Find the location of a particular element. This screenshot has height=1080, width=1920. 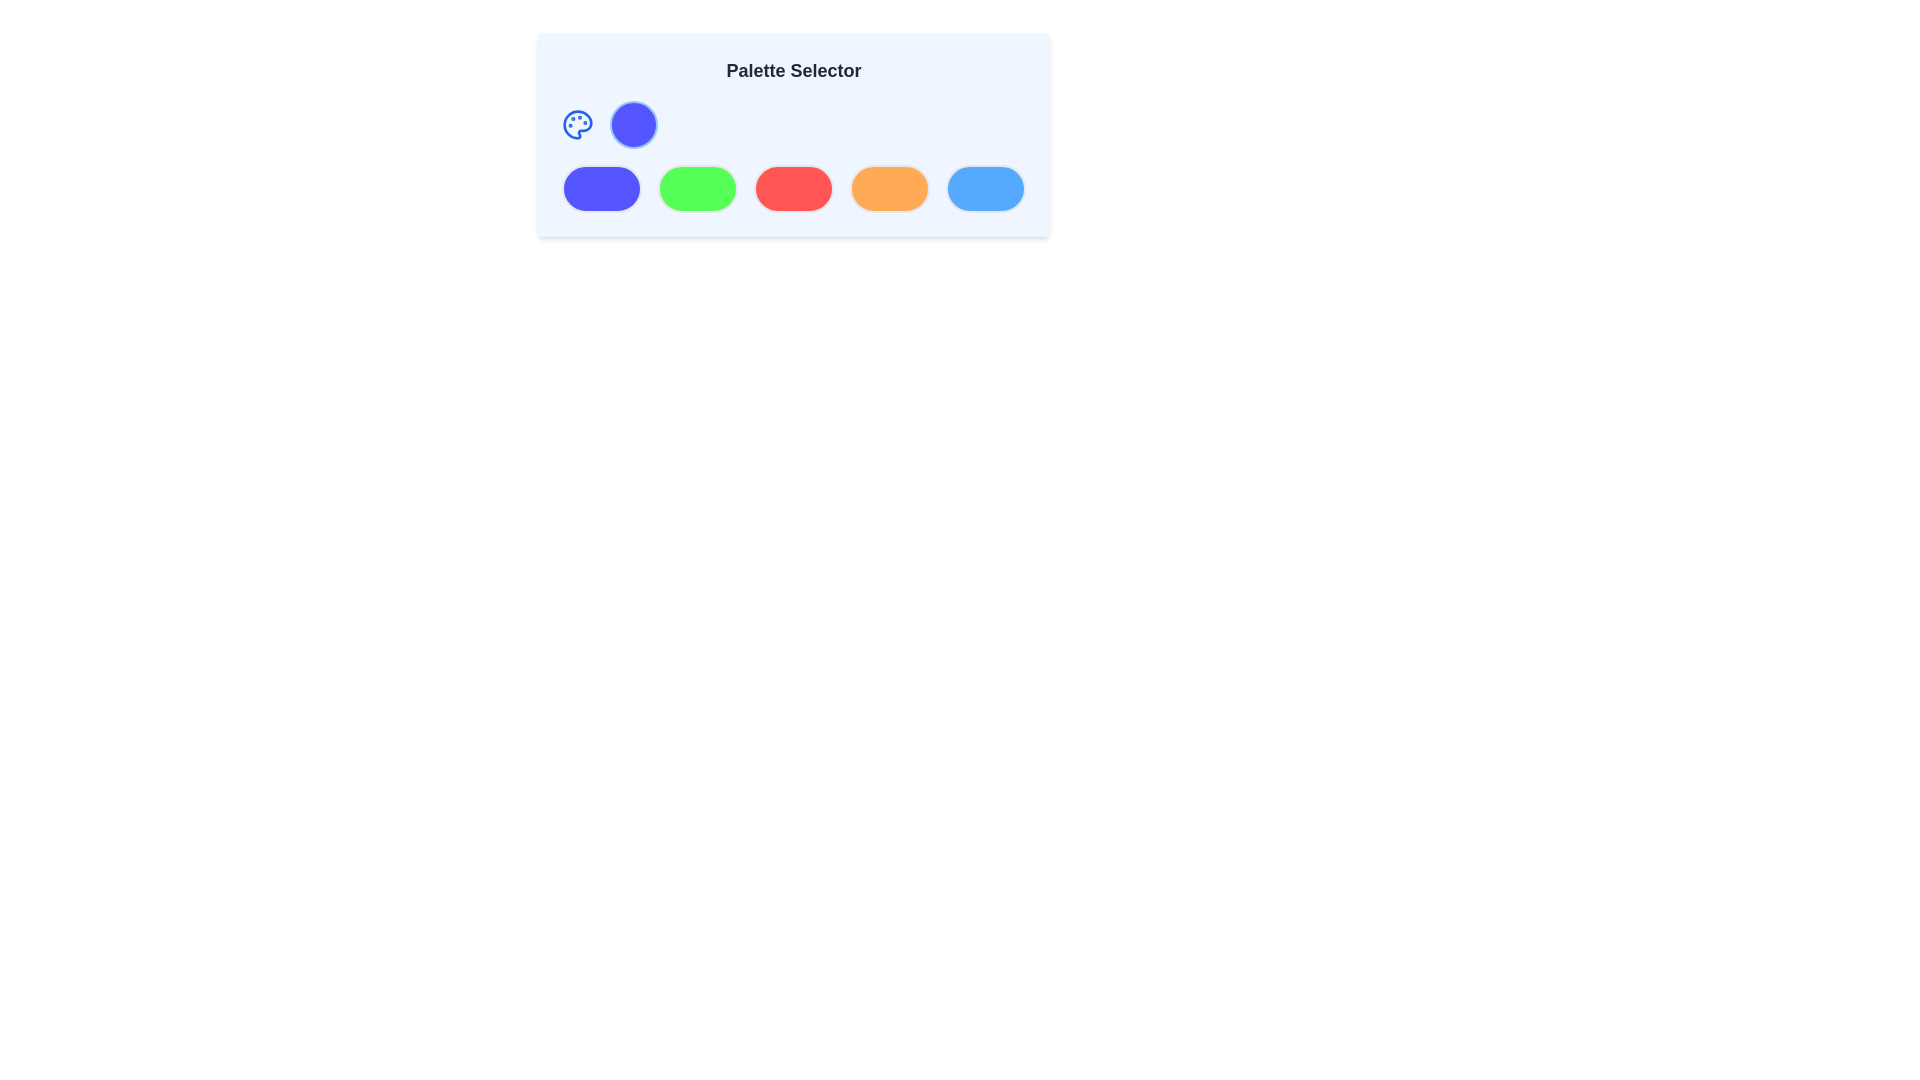

the fourth button in a row of five, which serves as a color selector is located at coordinates (888, 189).